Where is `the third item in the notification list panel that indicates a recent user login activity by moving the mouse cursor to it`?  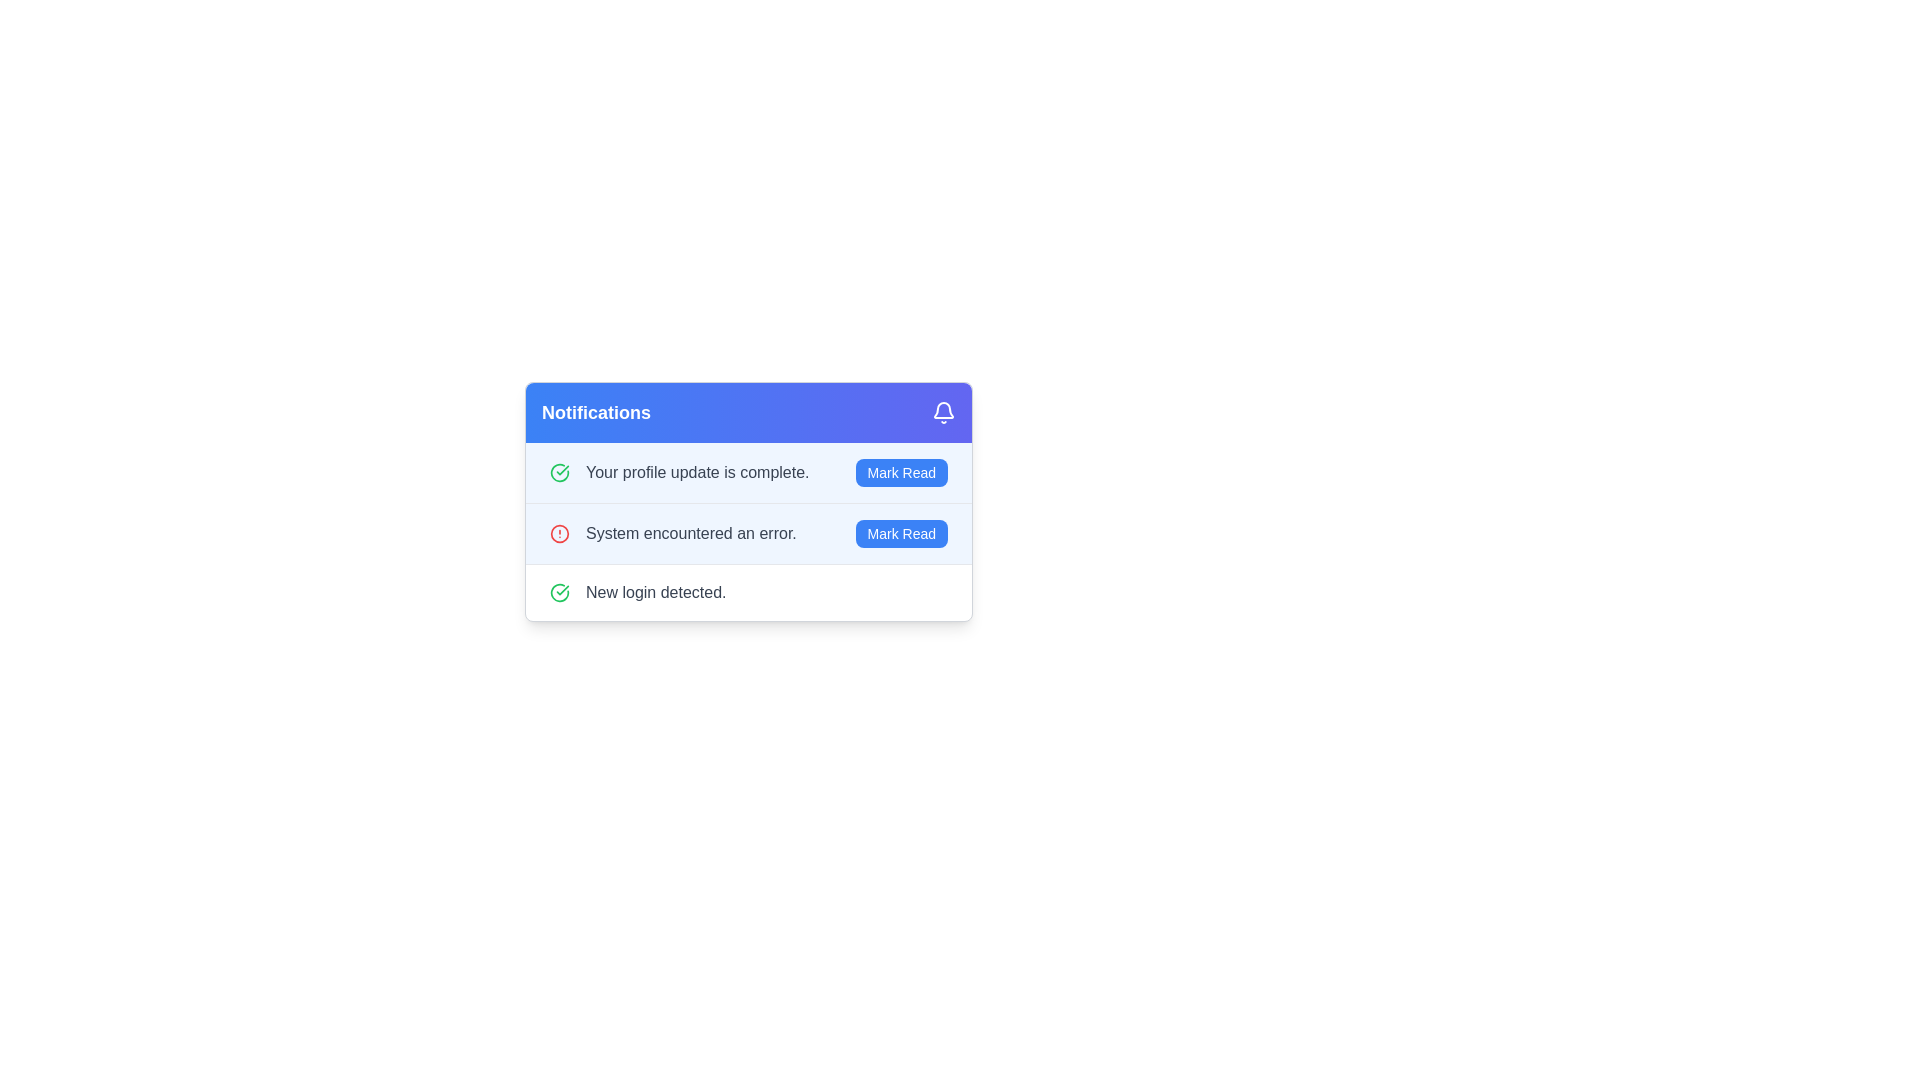 the third item in the notification list panel that indicates a recent user login activity by moving the mouse cursor to it is located at coordinates (747, 591).